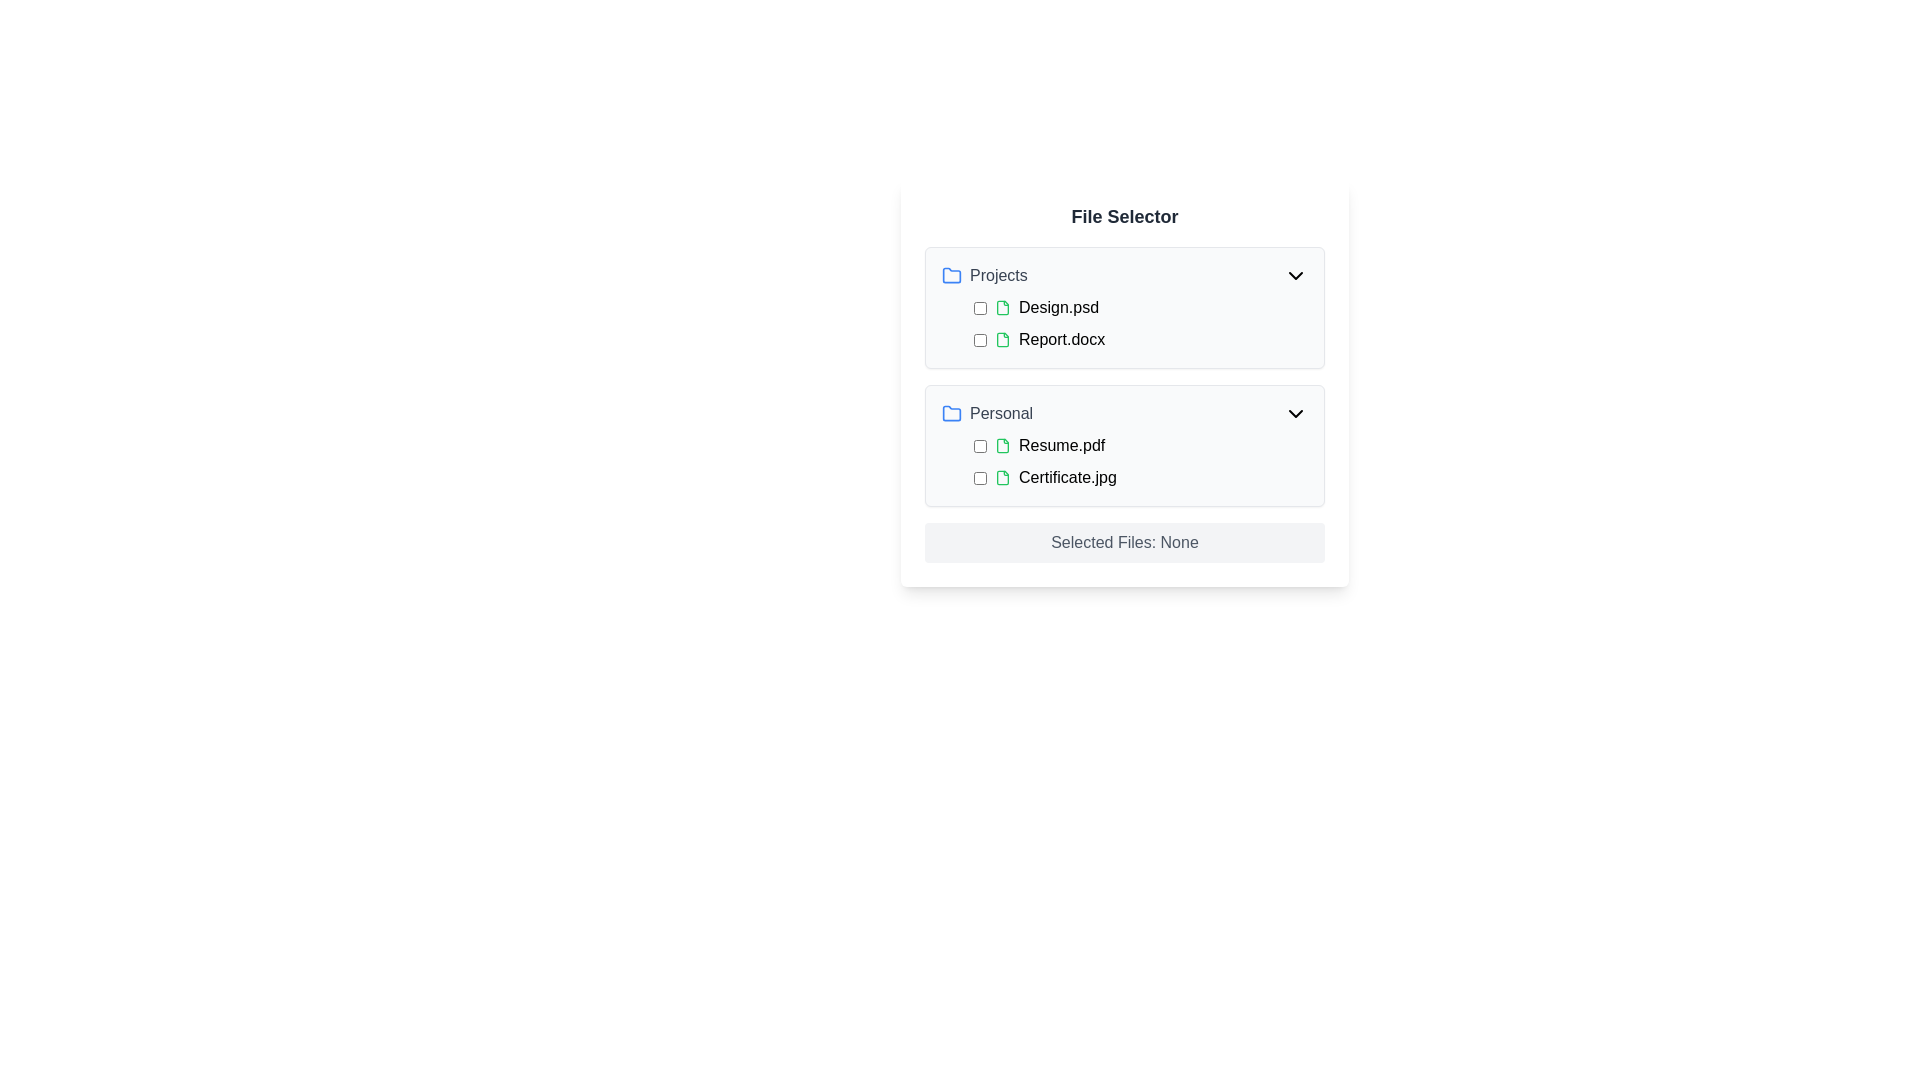  What do you see at coordinates (1296, 412) in the screenshot?
I see `the downward-pointing chevron icon of the Dropdown toggle button in the 'Personal' section` at bounding box center [1296, 412].